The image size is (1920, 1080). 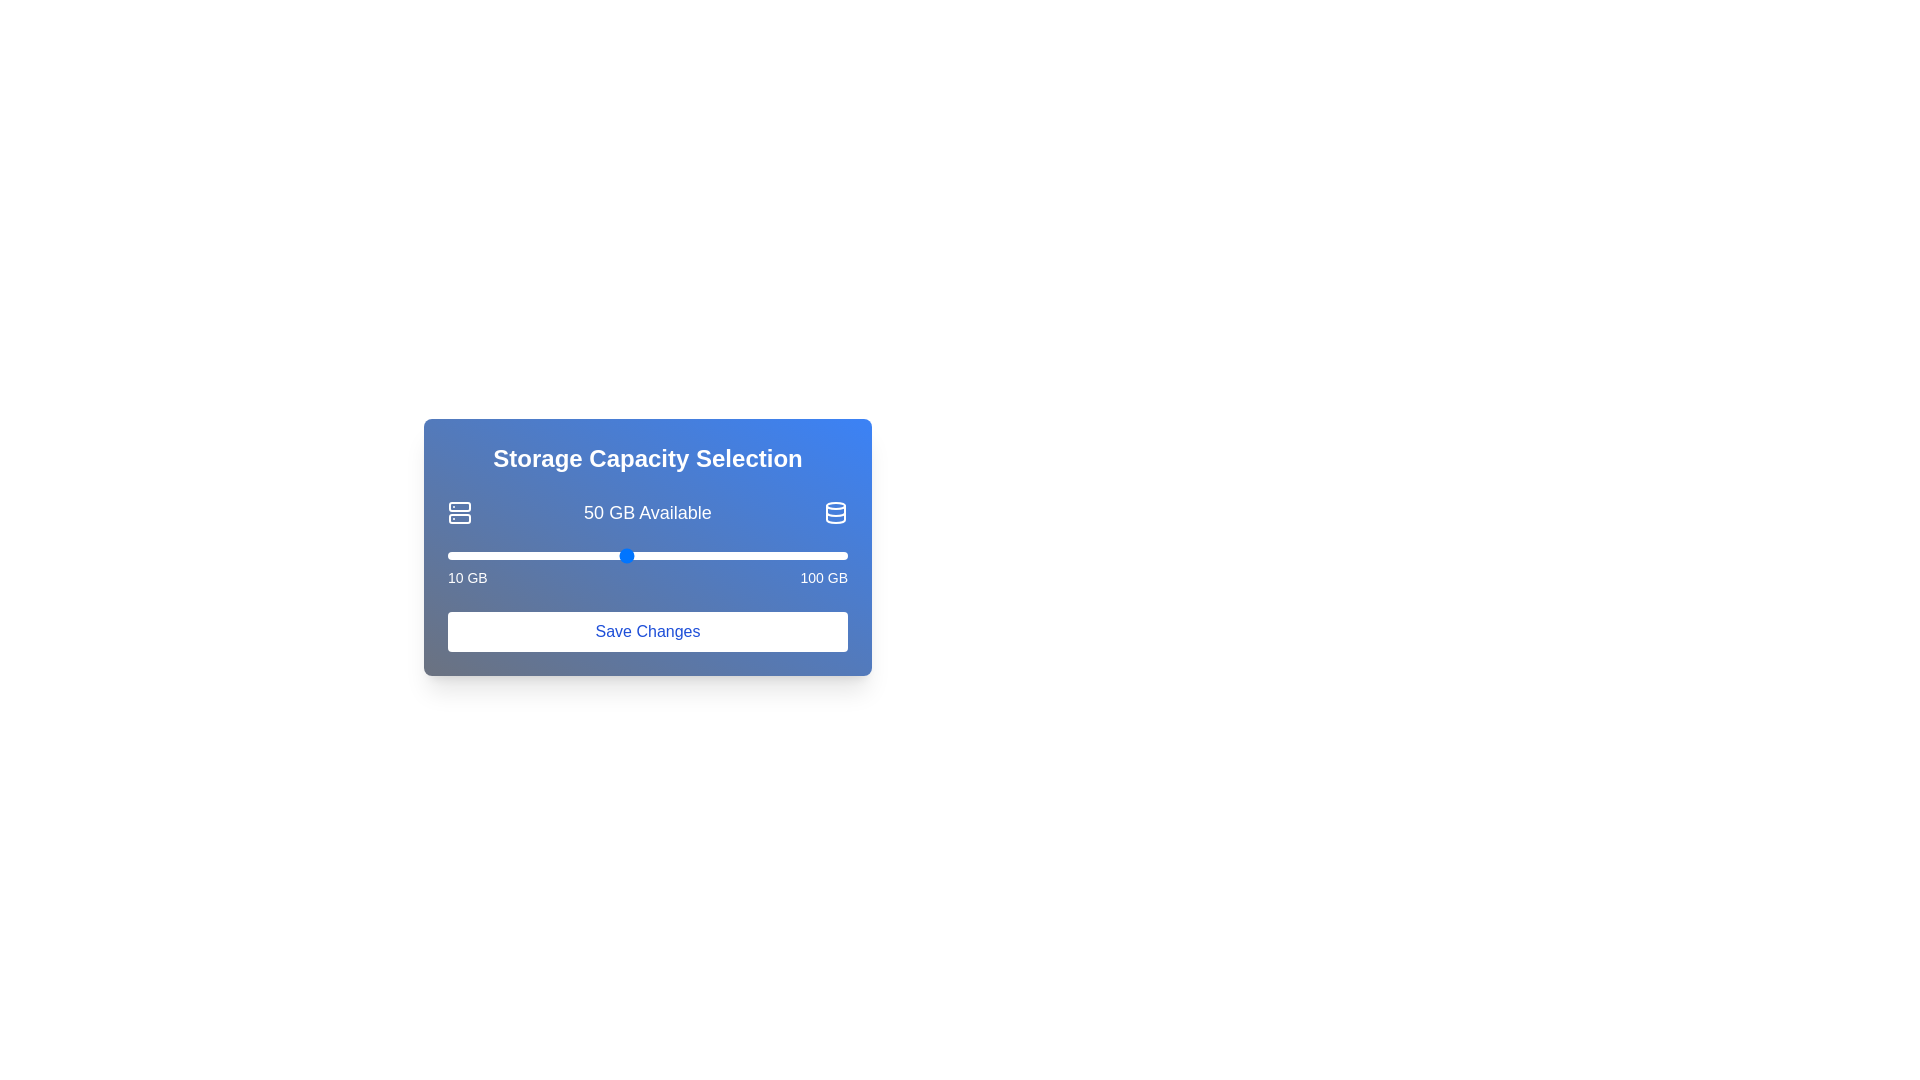 What do you see at coordinates (459, 512) in the screenshot?
I see `the server icon adjacent to the storage text` at bounding box center [459, 512].